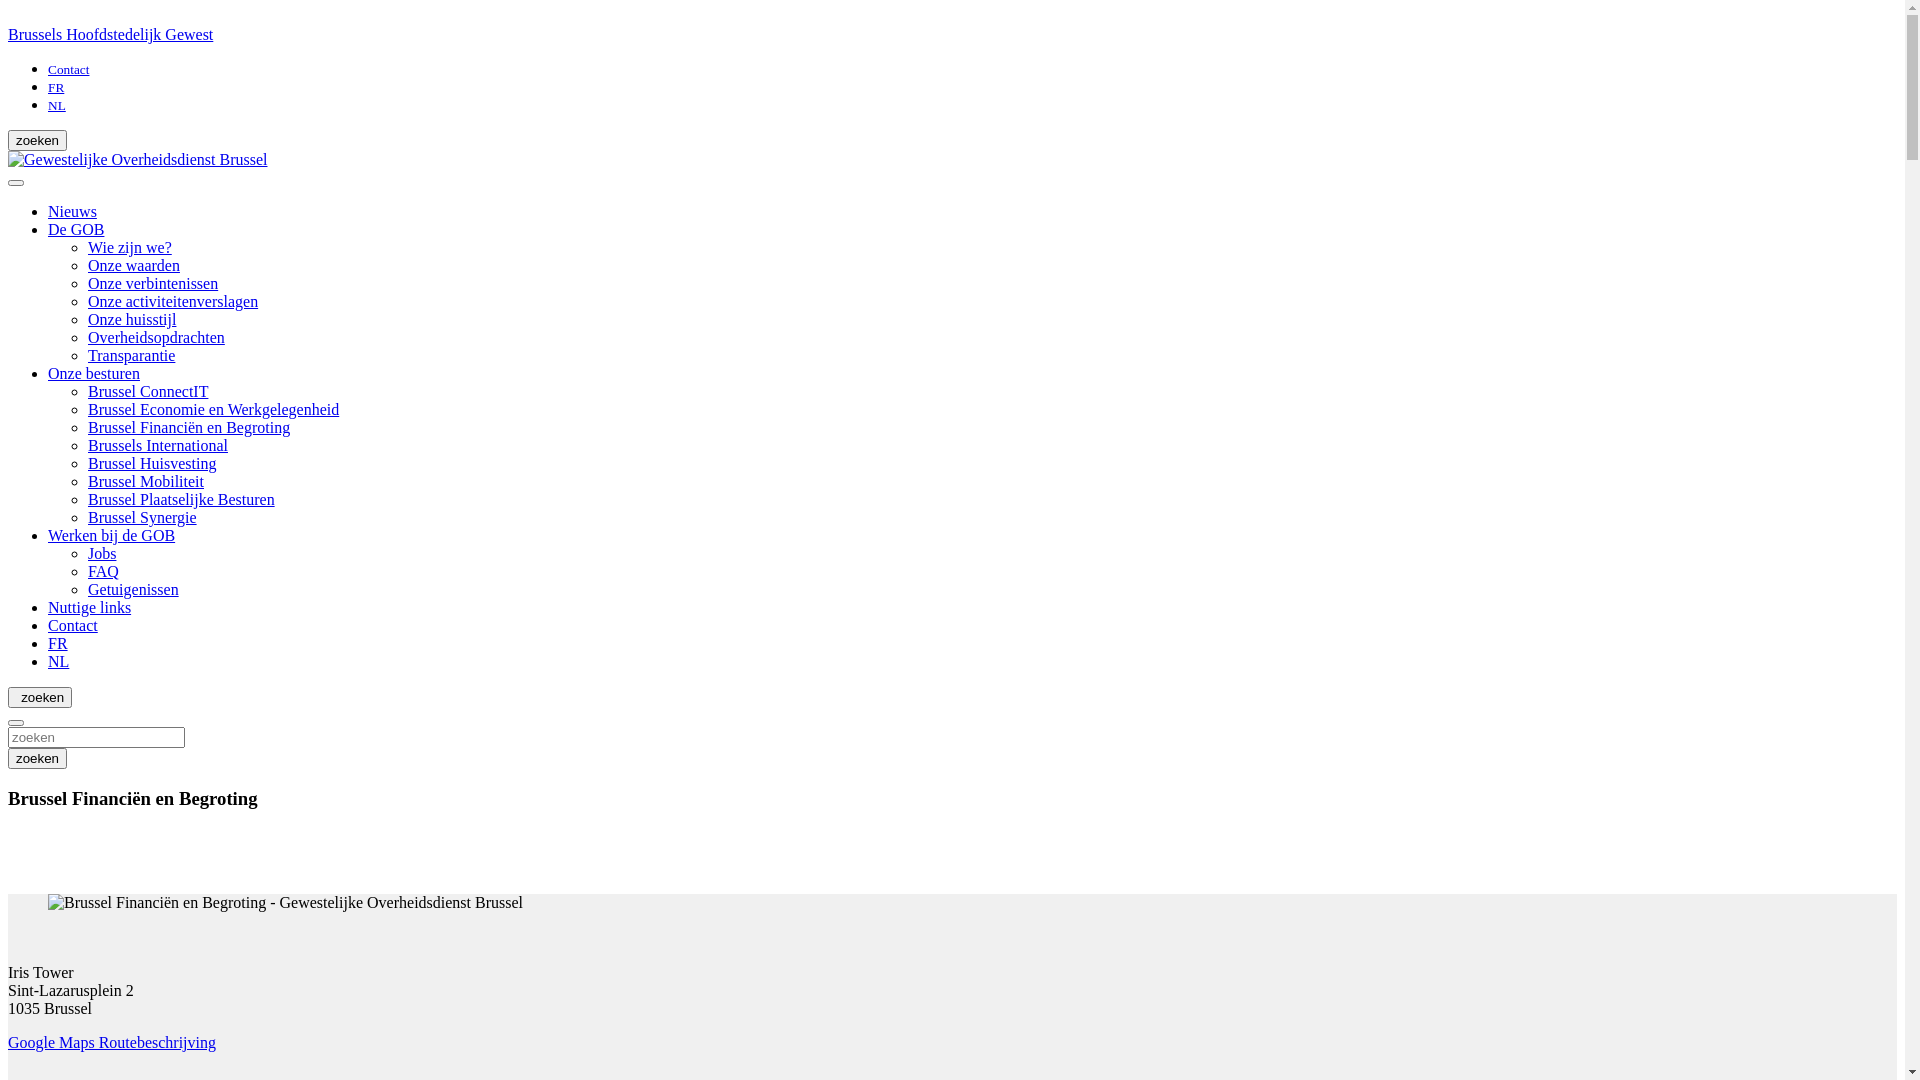 This screenshot has height=1080, width=1920. I want to click on 'Transparantie', so click(130, 354).